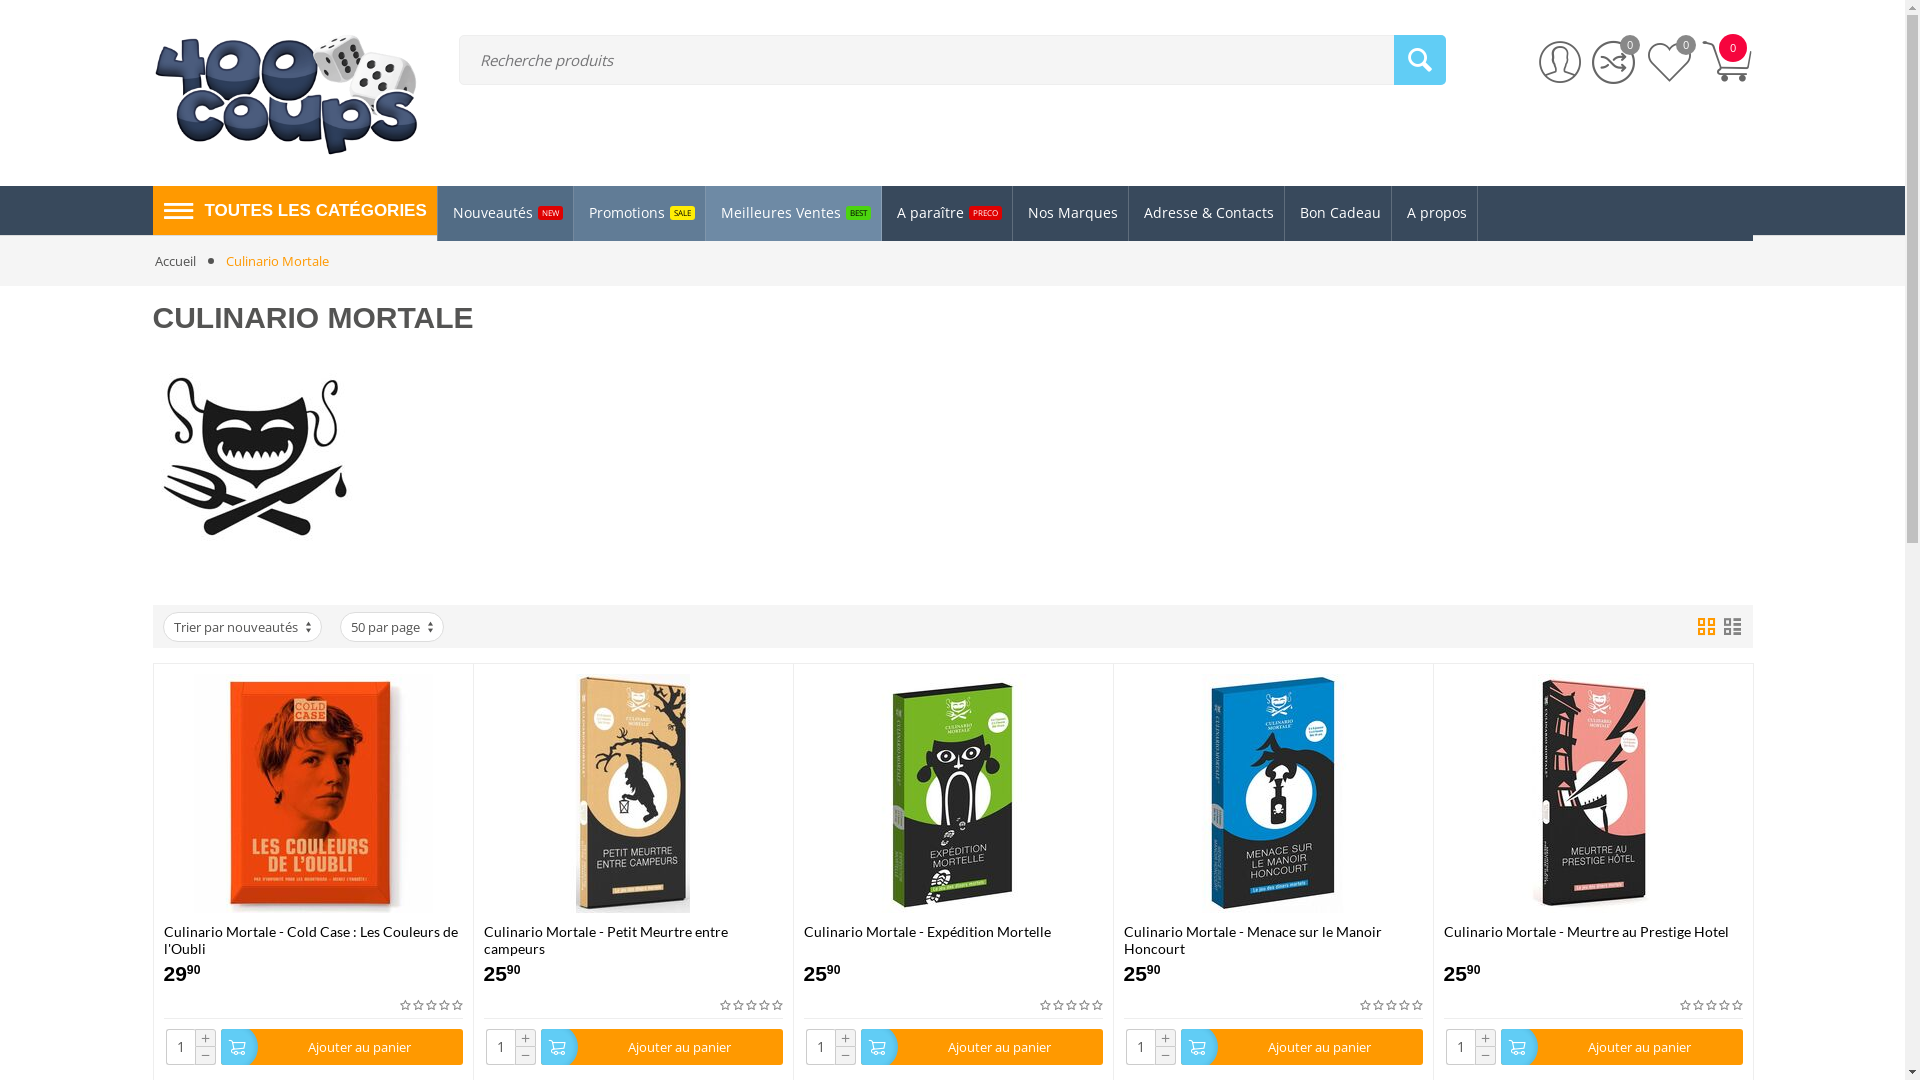 This screenshot has width=1920, height=1080. What do you see at coordinates (312, 940) in the screenshot?
I see `'Culinario Mortale - Cold Case : Les Couleurs de l'Oubli'` at bounding box center [312, 940].